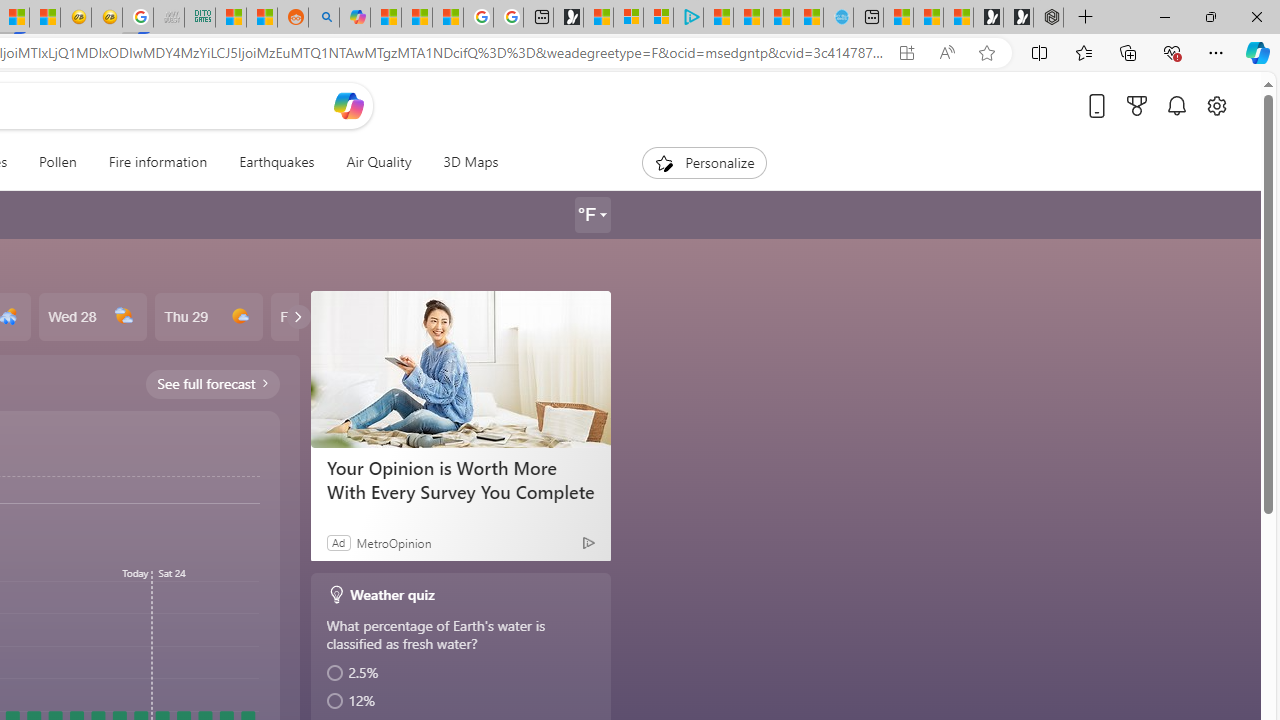  Describe the element at coordinates (348, 105) in the screenshot. I see `'Open Copilot'` at that location.